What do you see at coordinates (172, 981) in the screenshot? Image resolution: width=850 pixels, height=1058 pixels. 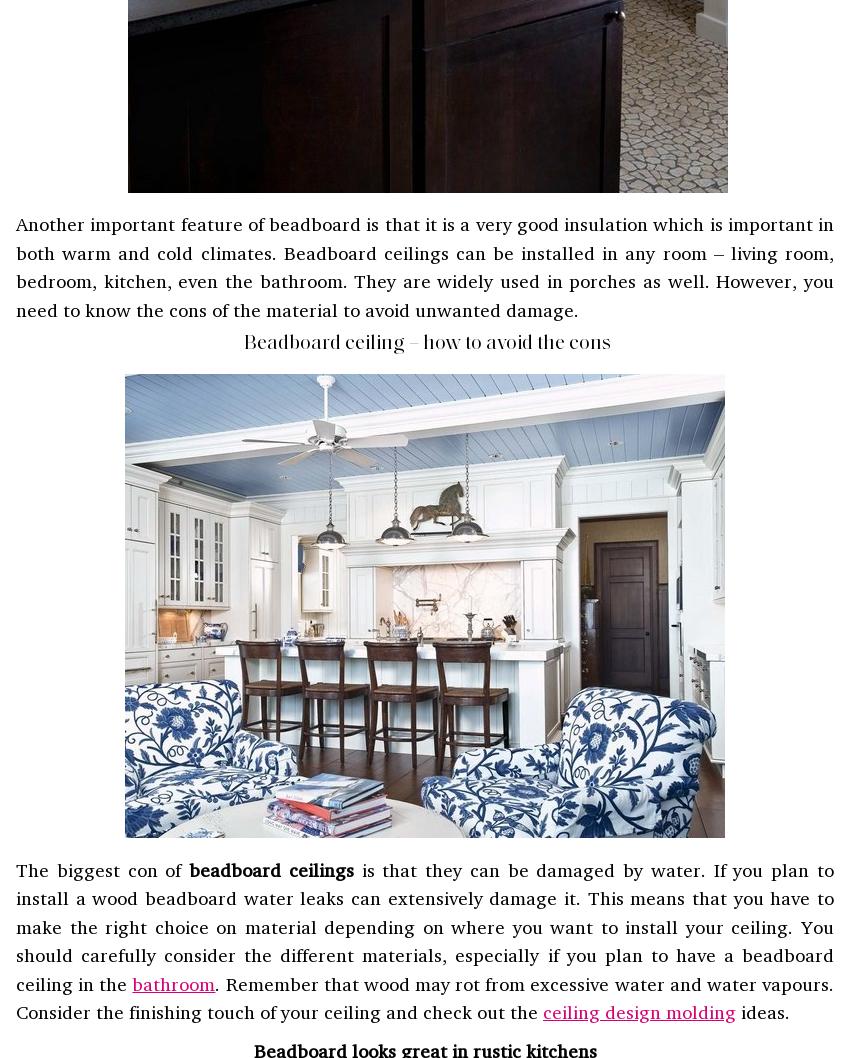 I see `'bathroom'` at bounding box center [172, 981].